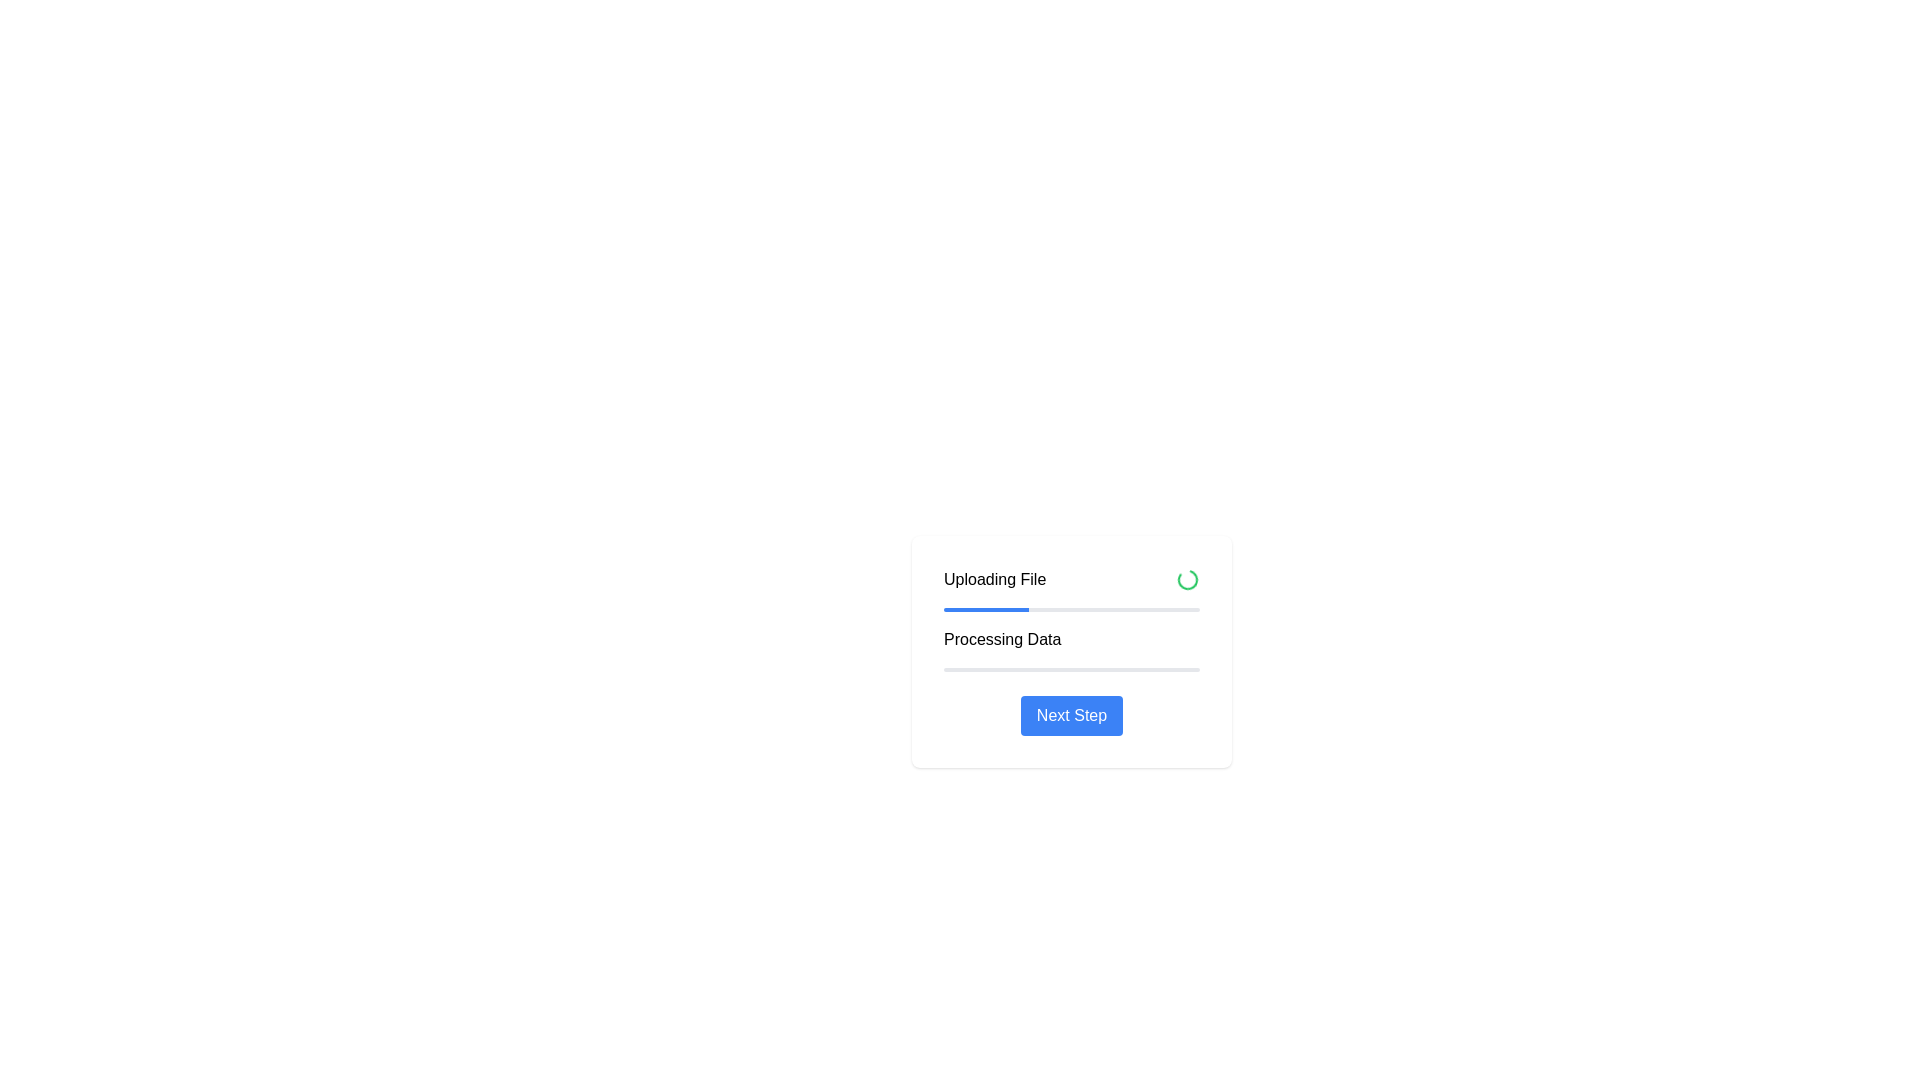 This screenshot has width=1920, height=1080. Describe the element at coordinates (972, 608) in the screenshot. I see `the progress bar` at that location.